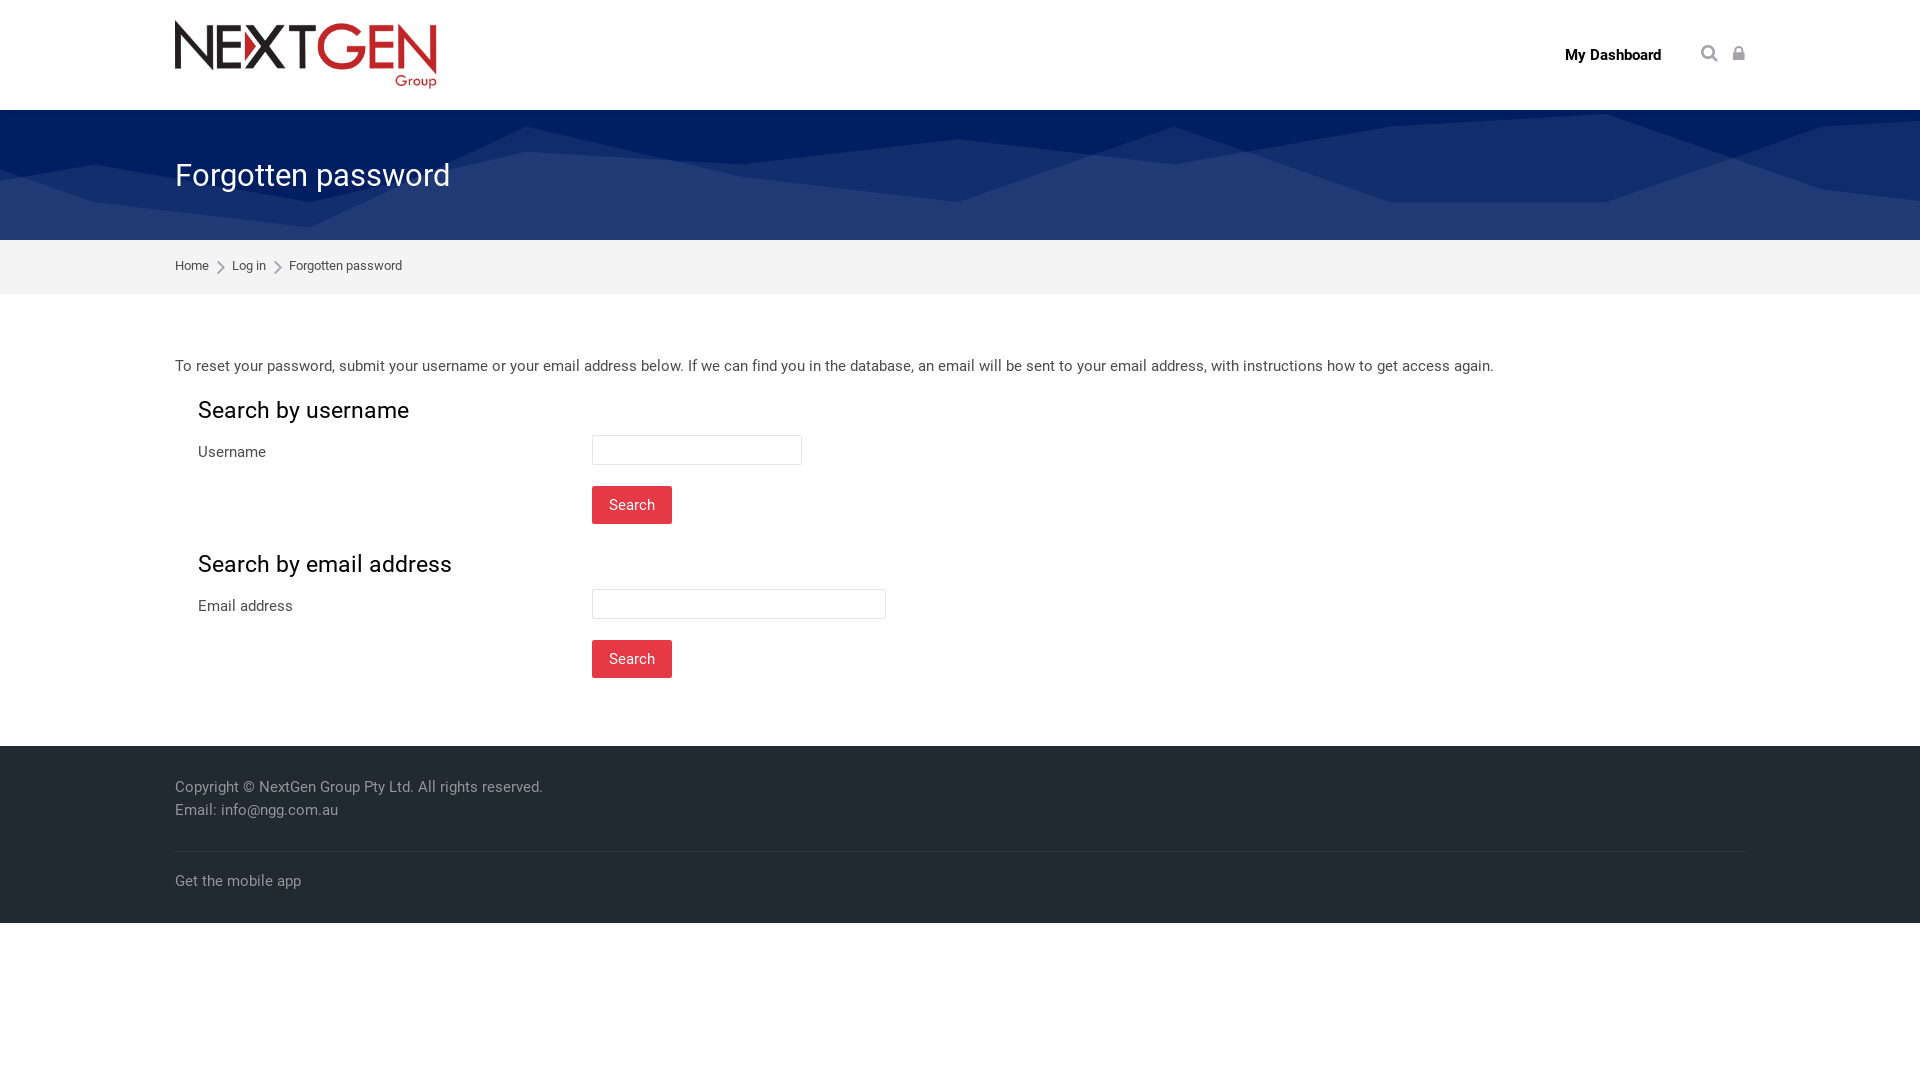 This screenshot has width=1920, height=1080. I want to click on 'Home', so click(192, 265).